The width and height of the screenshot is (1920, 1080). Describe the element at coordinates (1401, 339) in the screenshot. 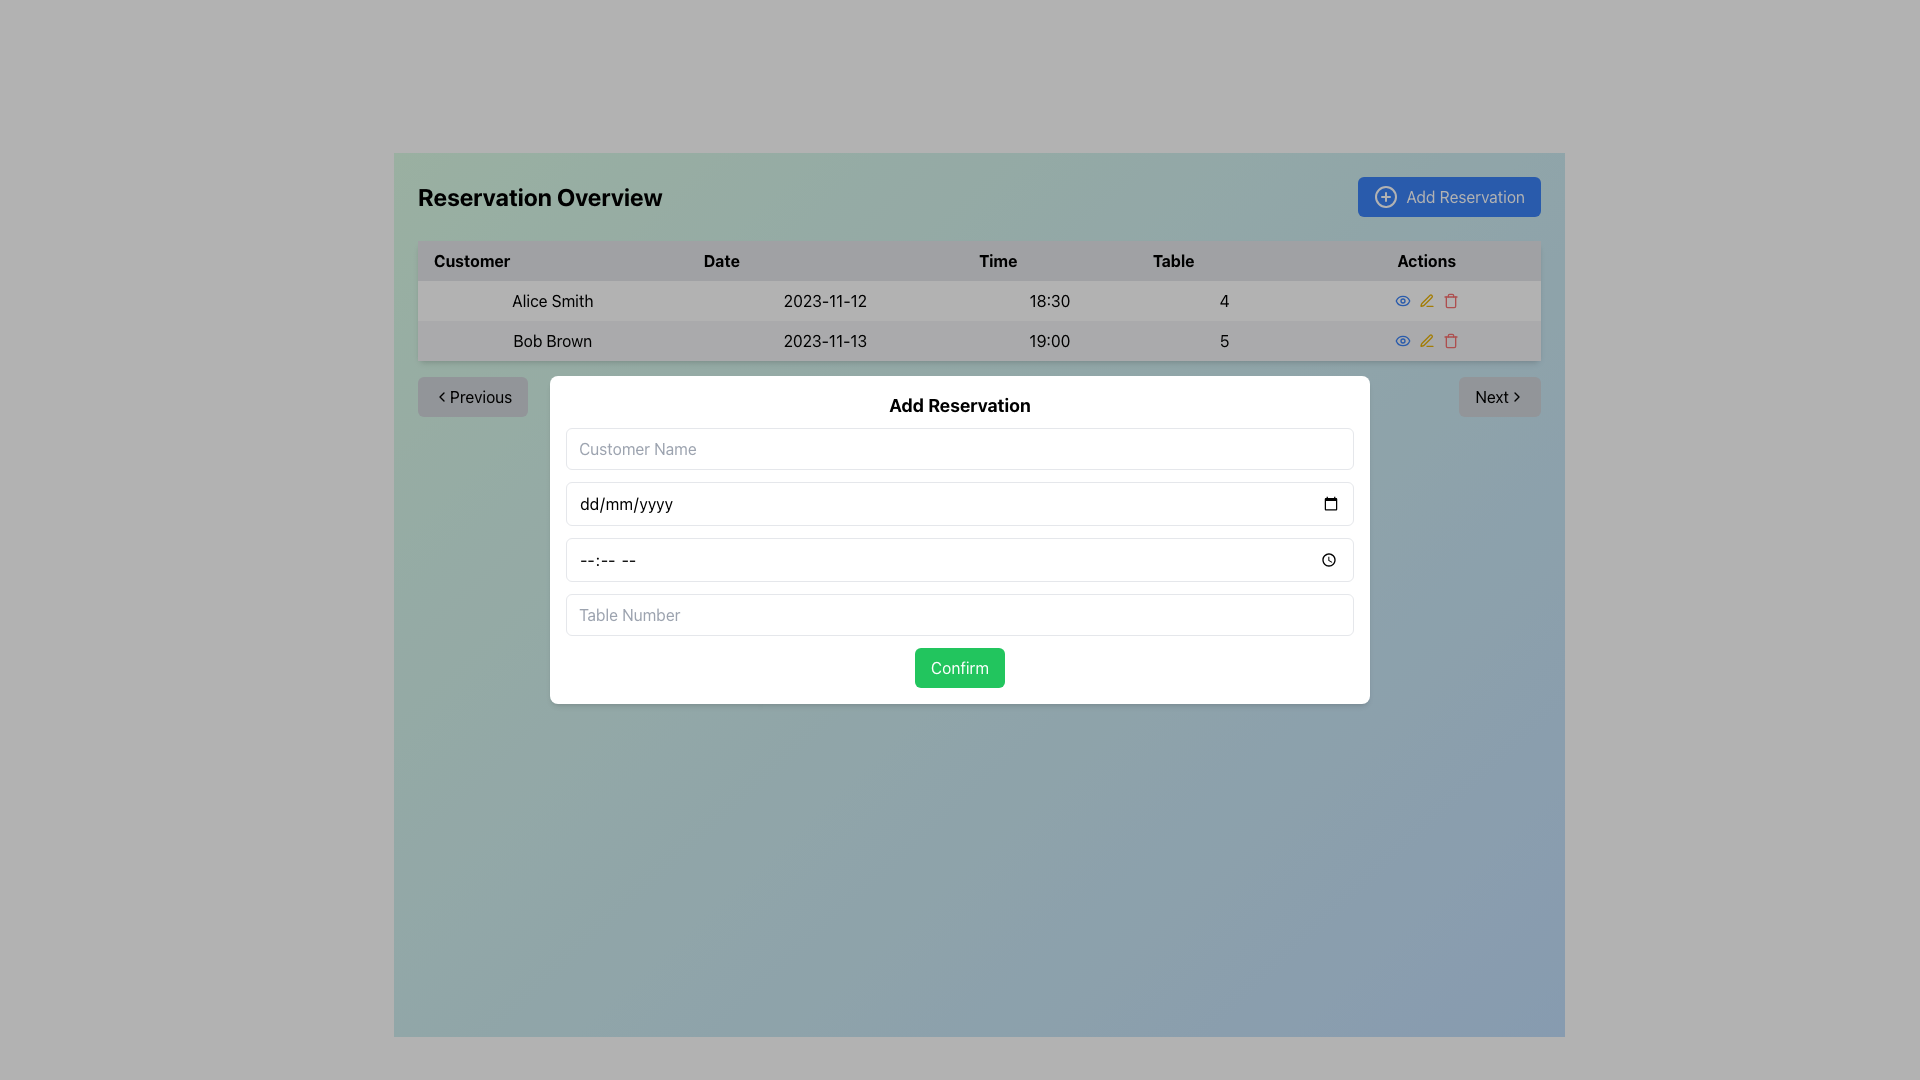

I see `the Icon button located in the 'Actions' column of the second row in the table` at that location.